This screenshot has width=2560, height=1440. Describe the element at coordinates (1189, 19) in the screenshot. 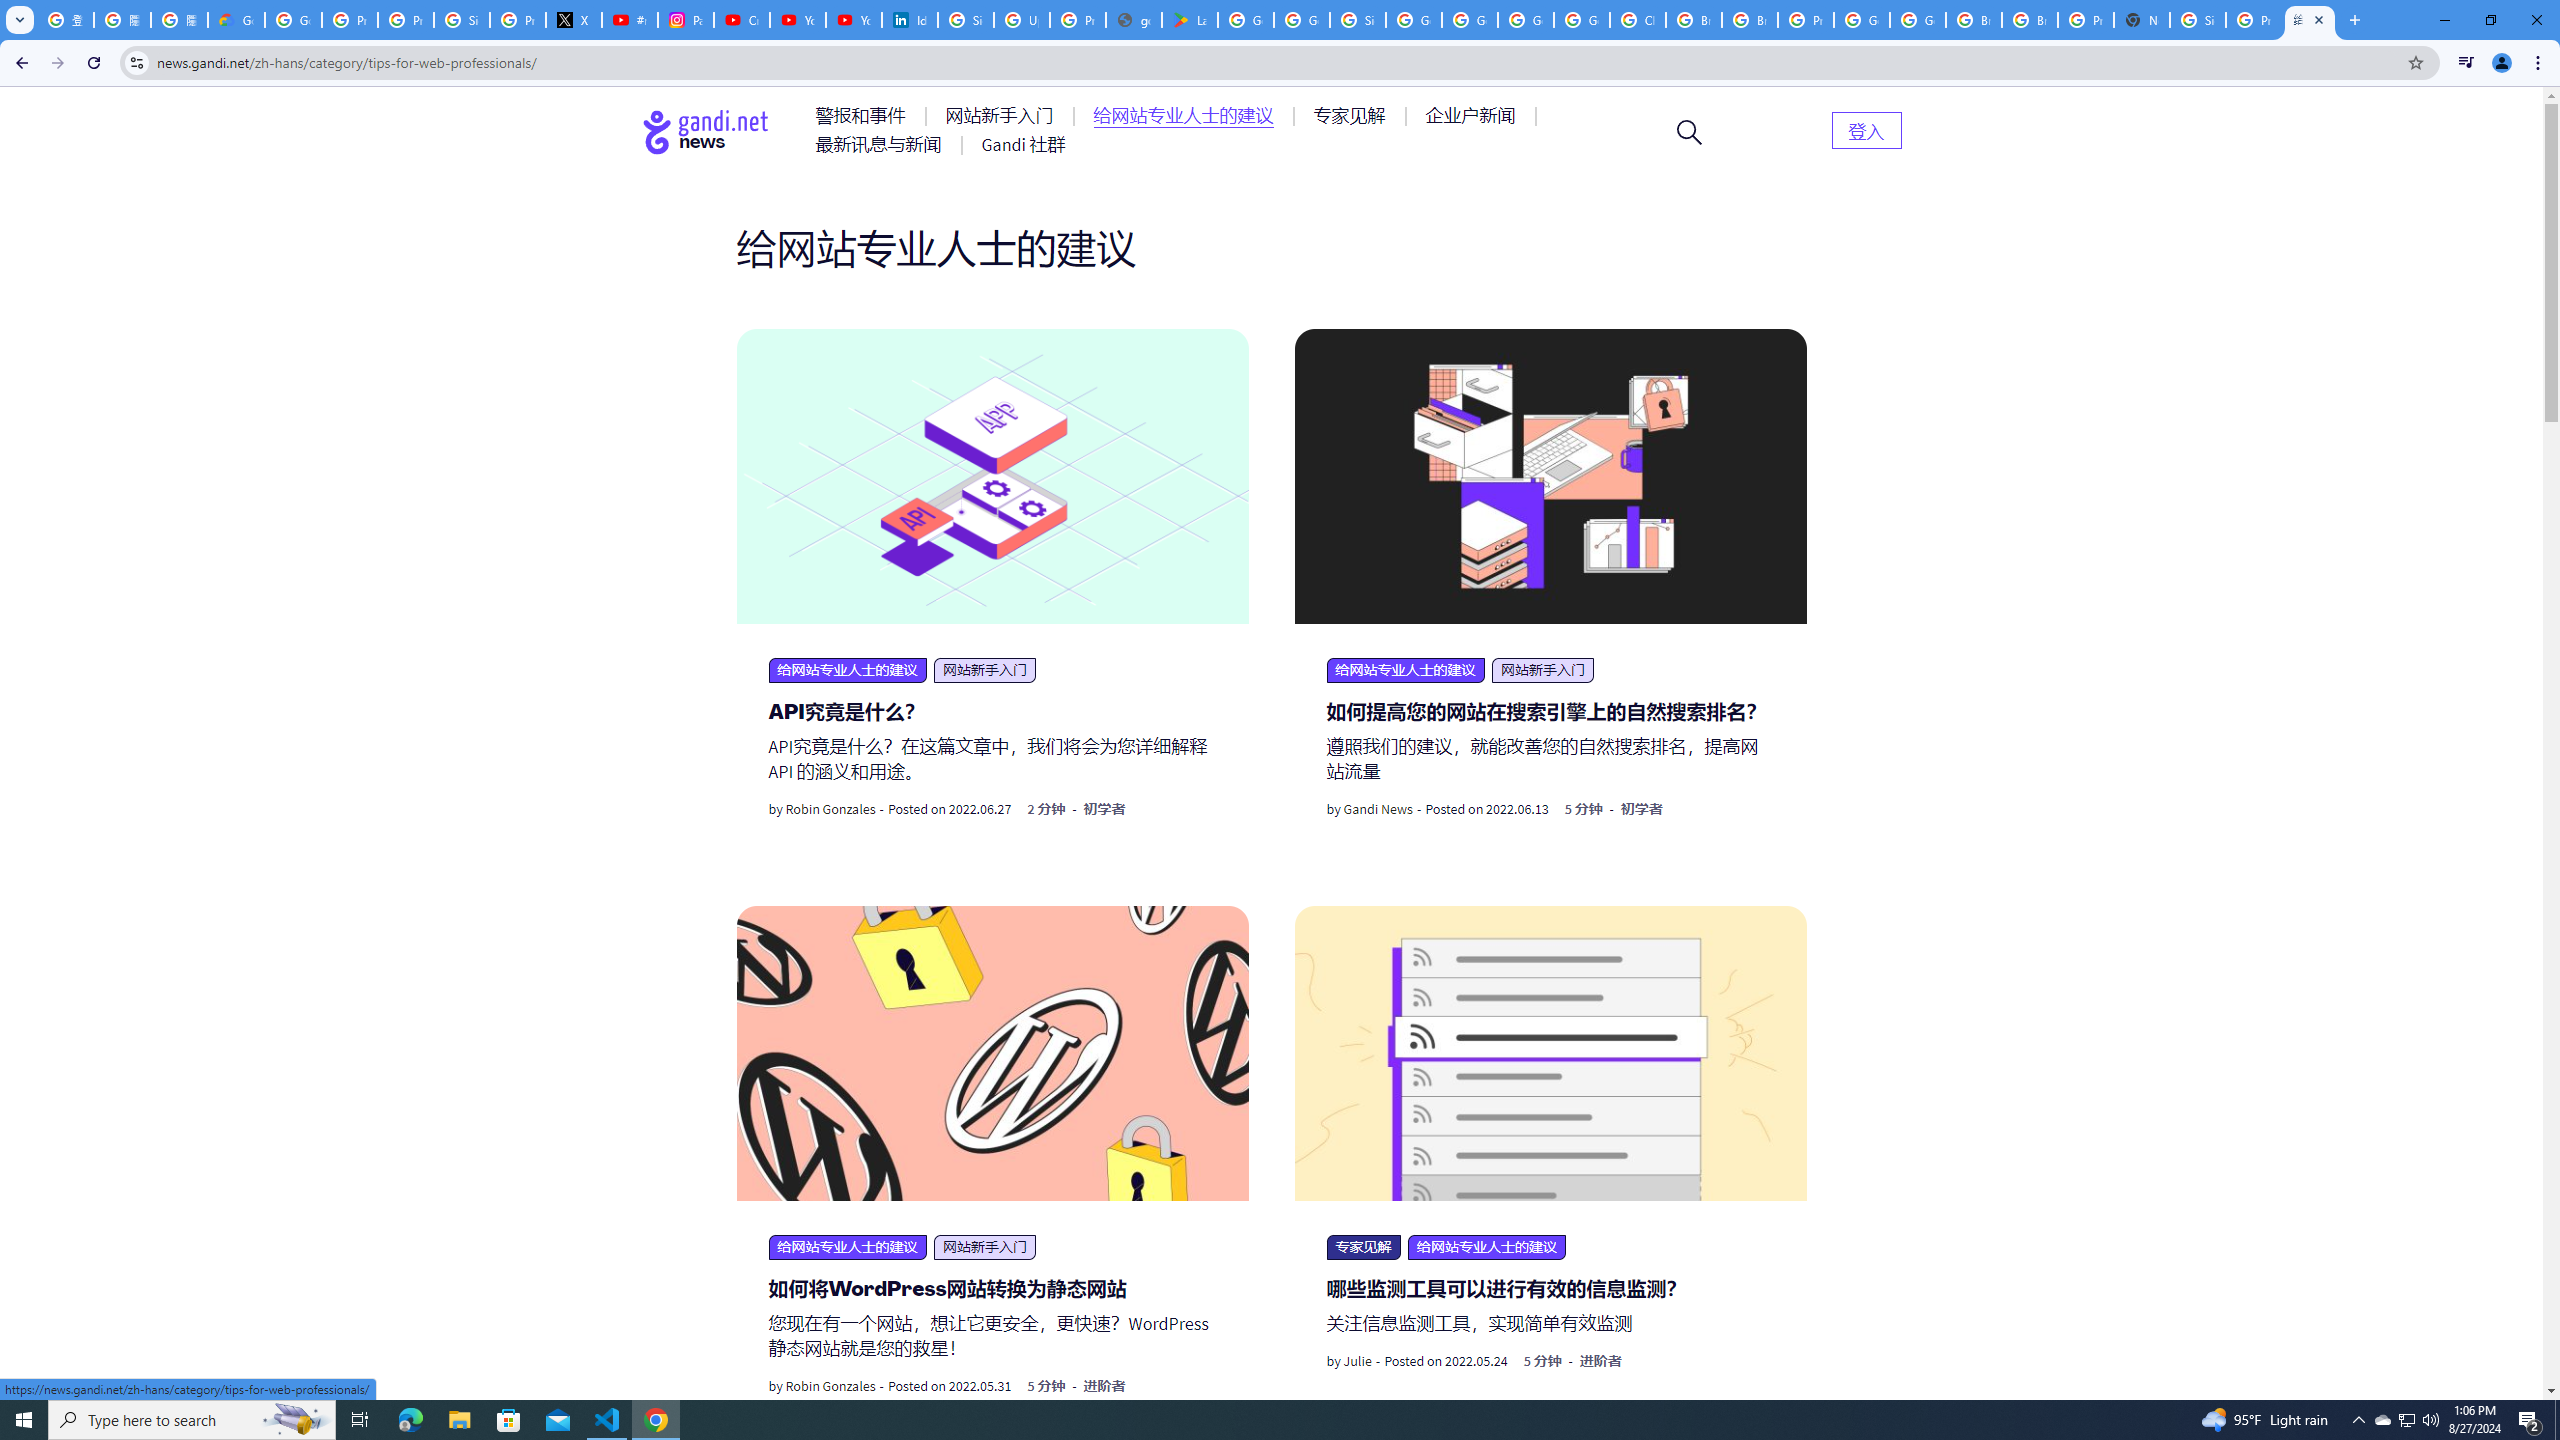

I see `'Last Shelter: Survival - Apps on Google Play'` at that location.